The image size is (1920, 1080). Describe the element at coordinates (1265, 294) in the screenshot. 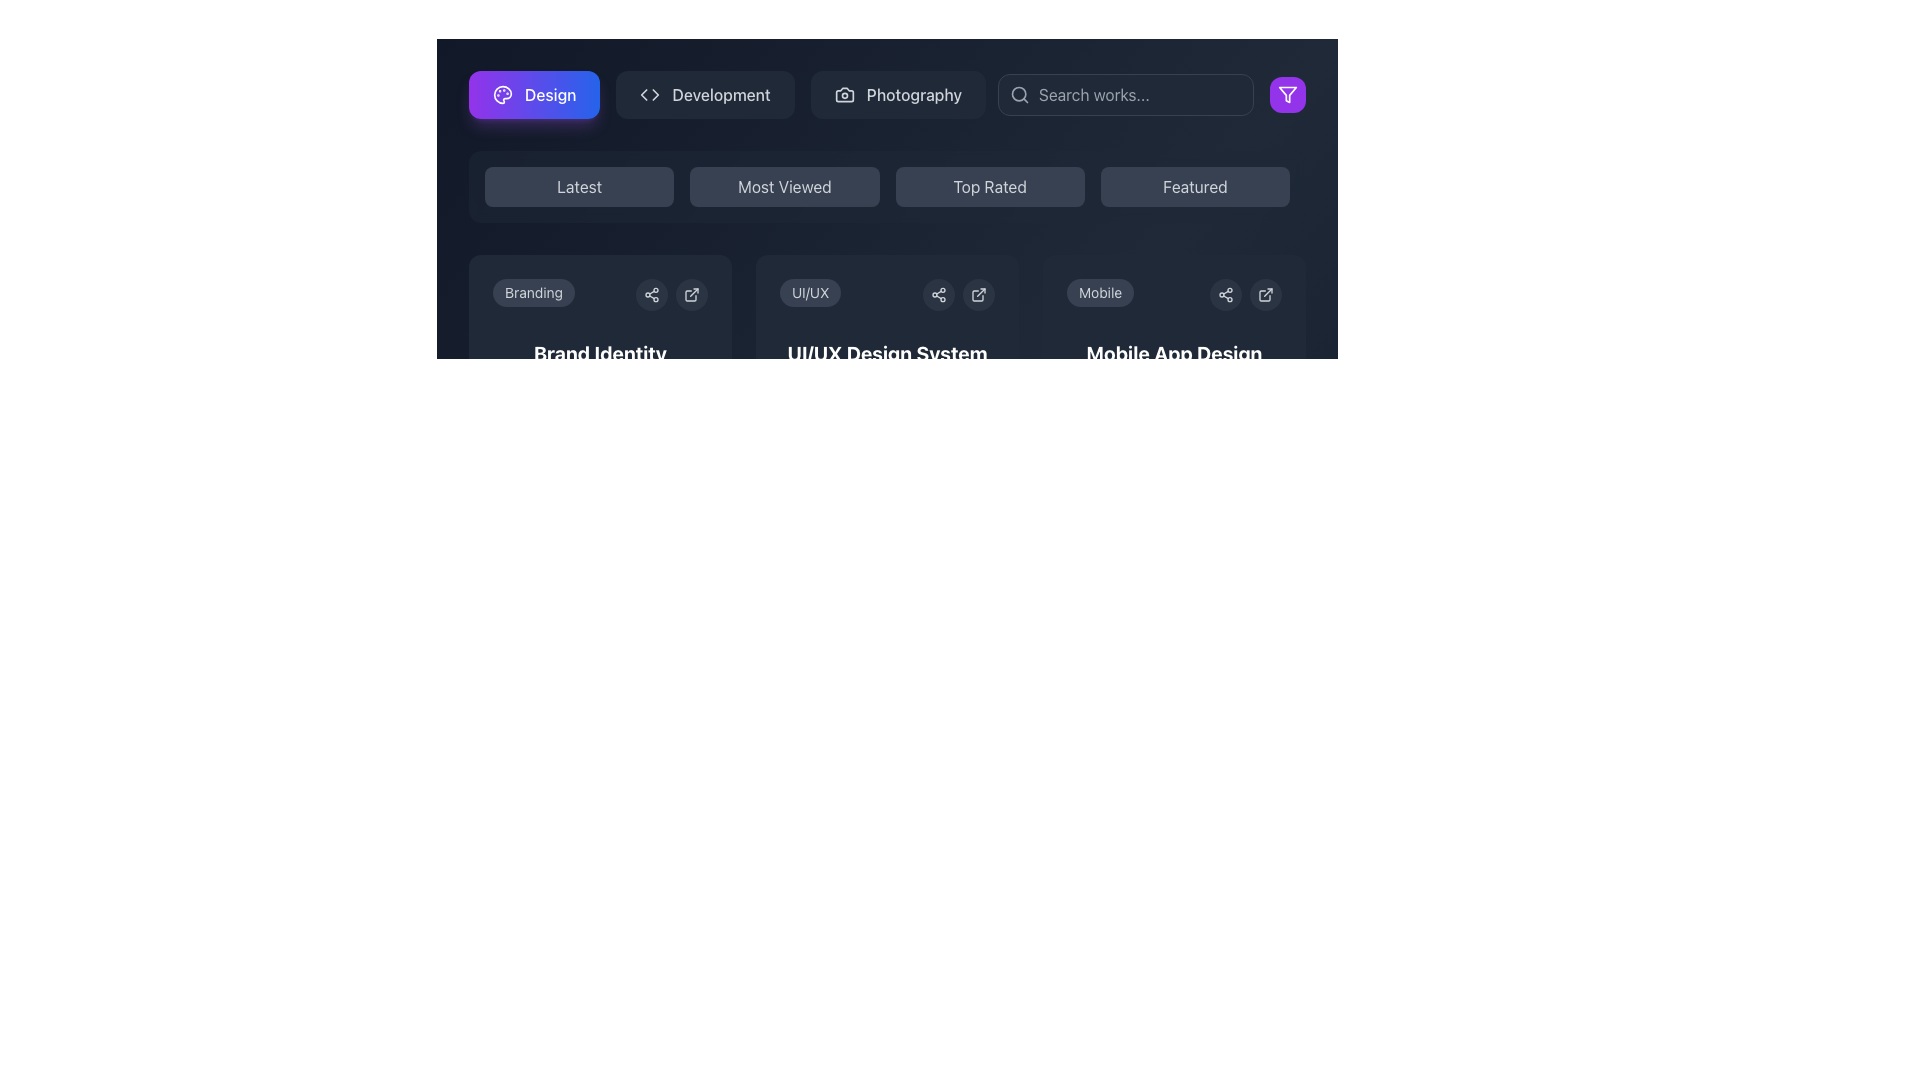

I see `the circular button with a dark-gray background and an external link icon` at that location.